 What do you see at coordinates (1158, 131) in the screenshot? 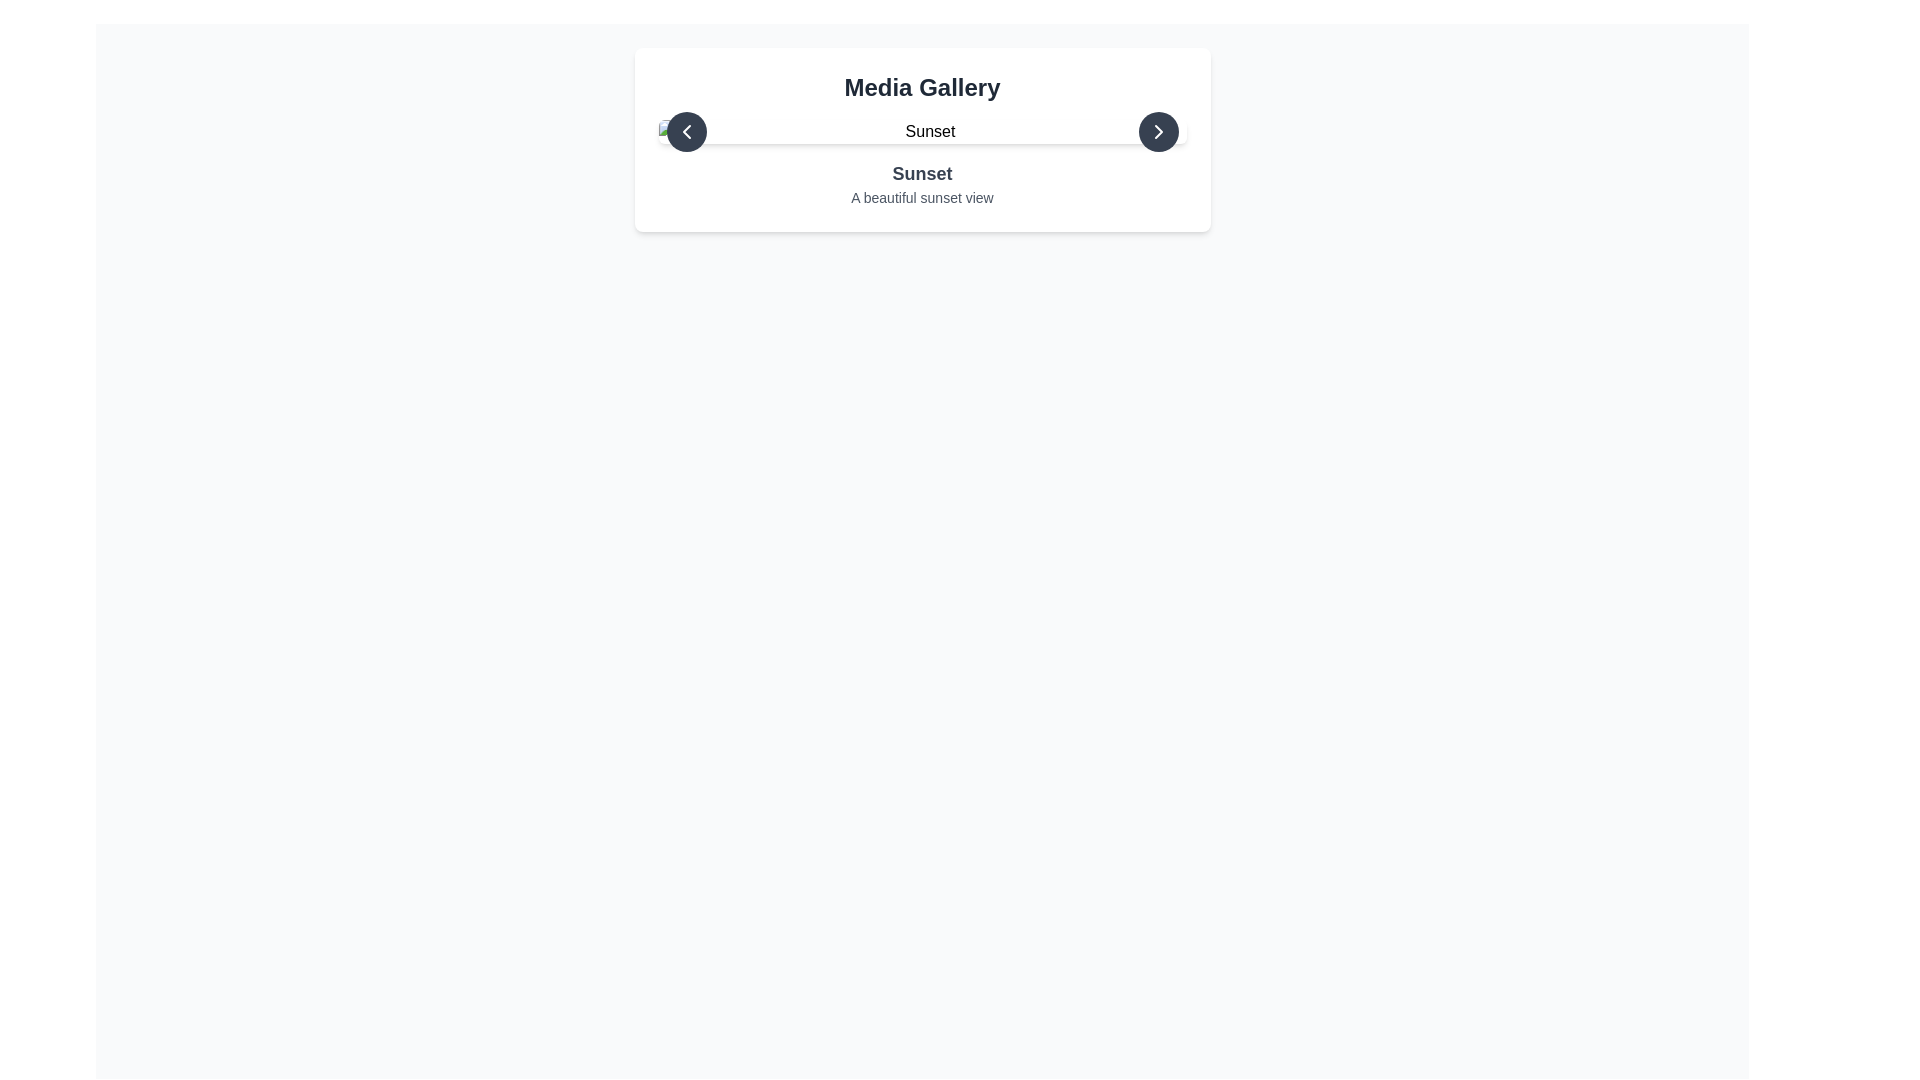
I see `the right chevron icon used for navigation in the Media Gallery, positioned in the top-right section of the main content box, via keyboard navigation` at bounding box center [1158, 131].